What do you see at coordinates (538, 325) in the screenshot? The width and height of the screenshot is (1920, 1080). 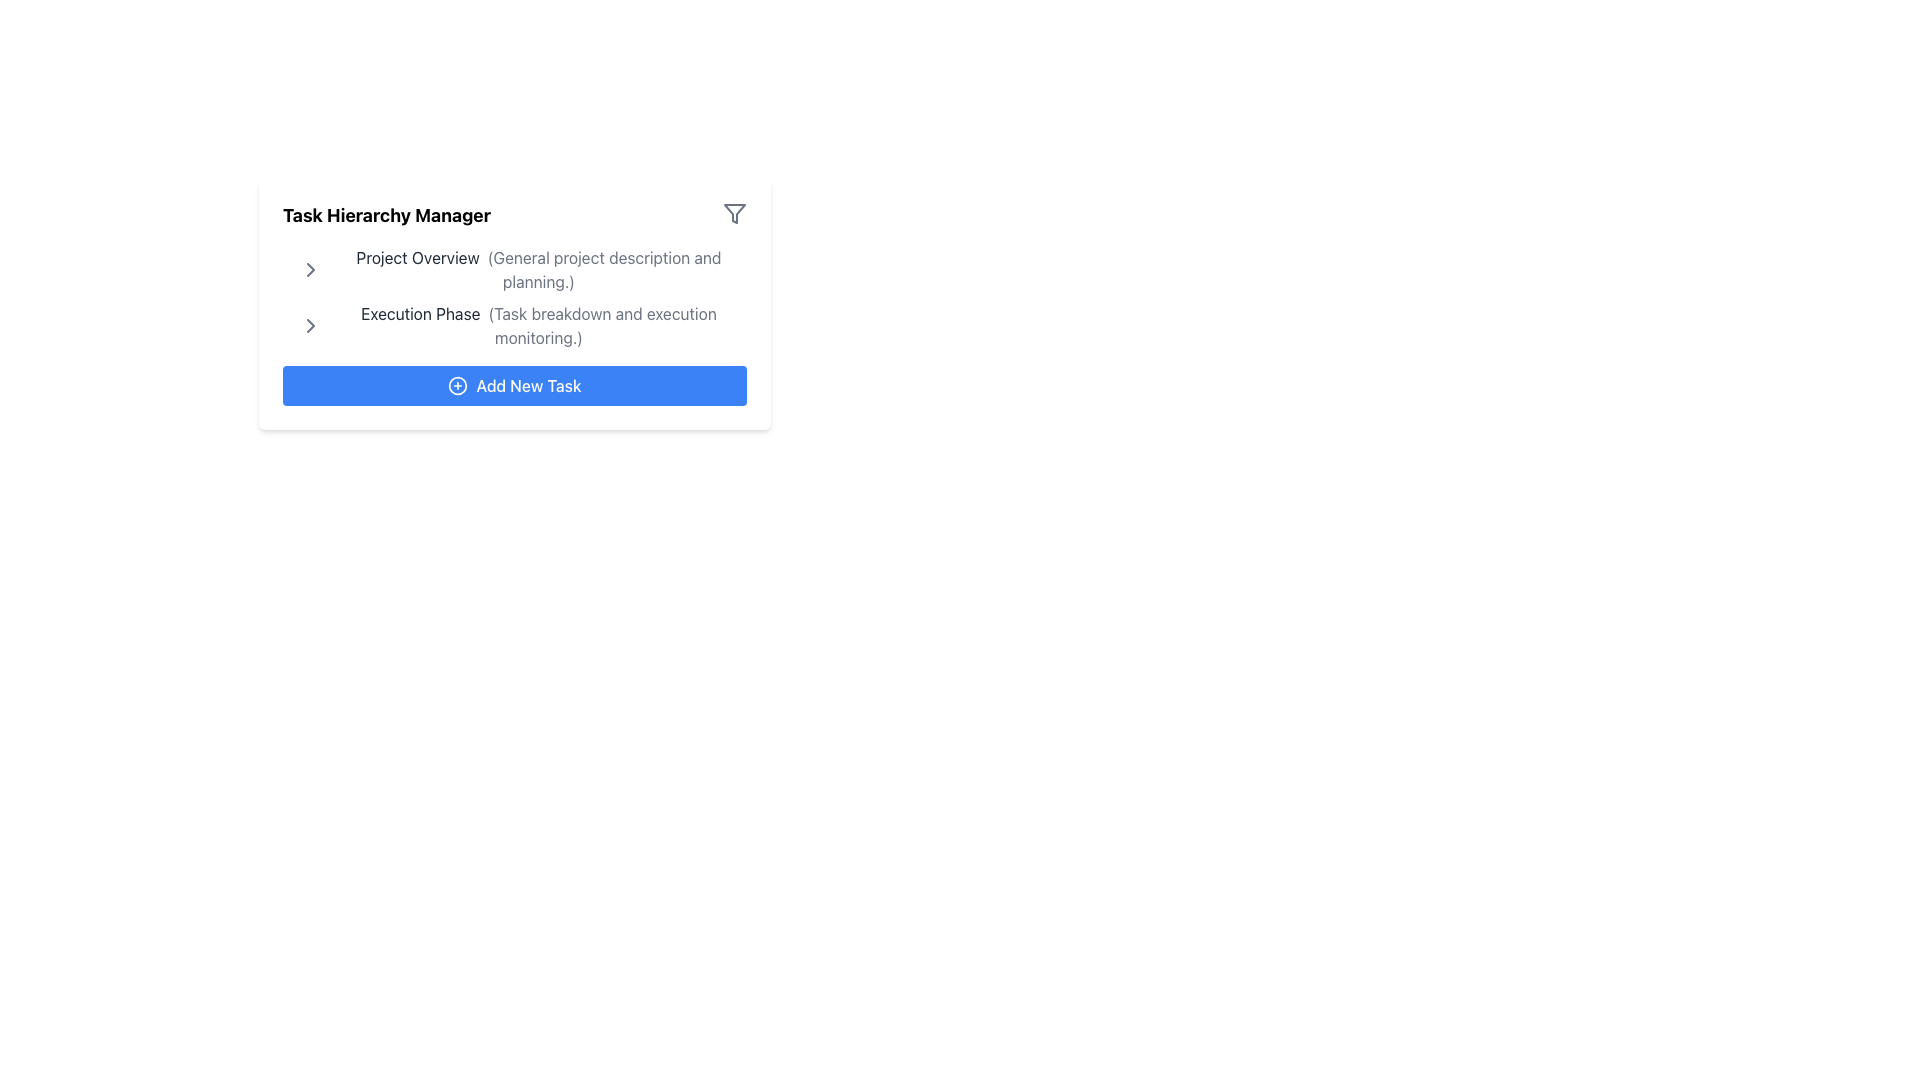 I see `the 'Execution Phase' label under the 'Task Hierarchy Manager' section to potentially expand details` at bounding box center [538, 325].